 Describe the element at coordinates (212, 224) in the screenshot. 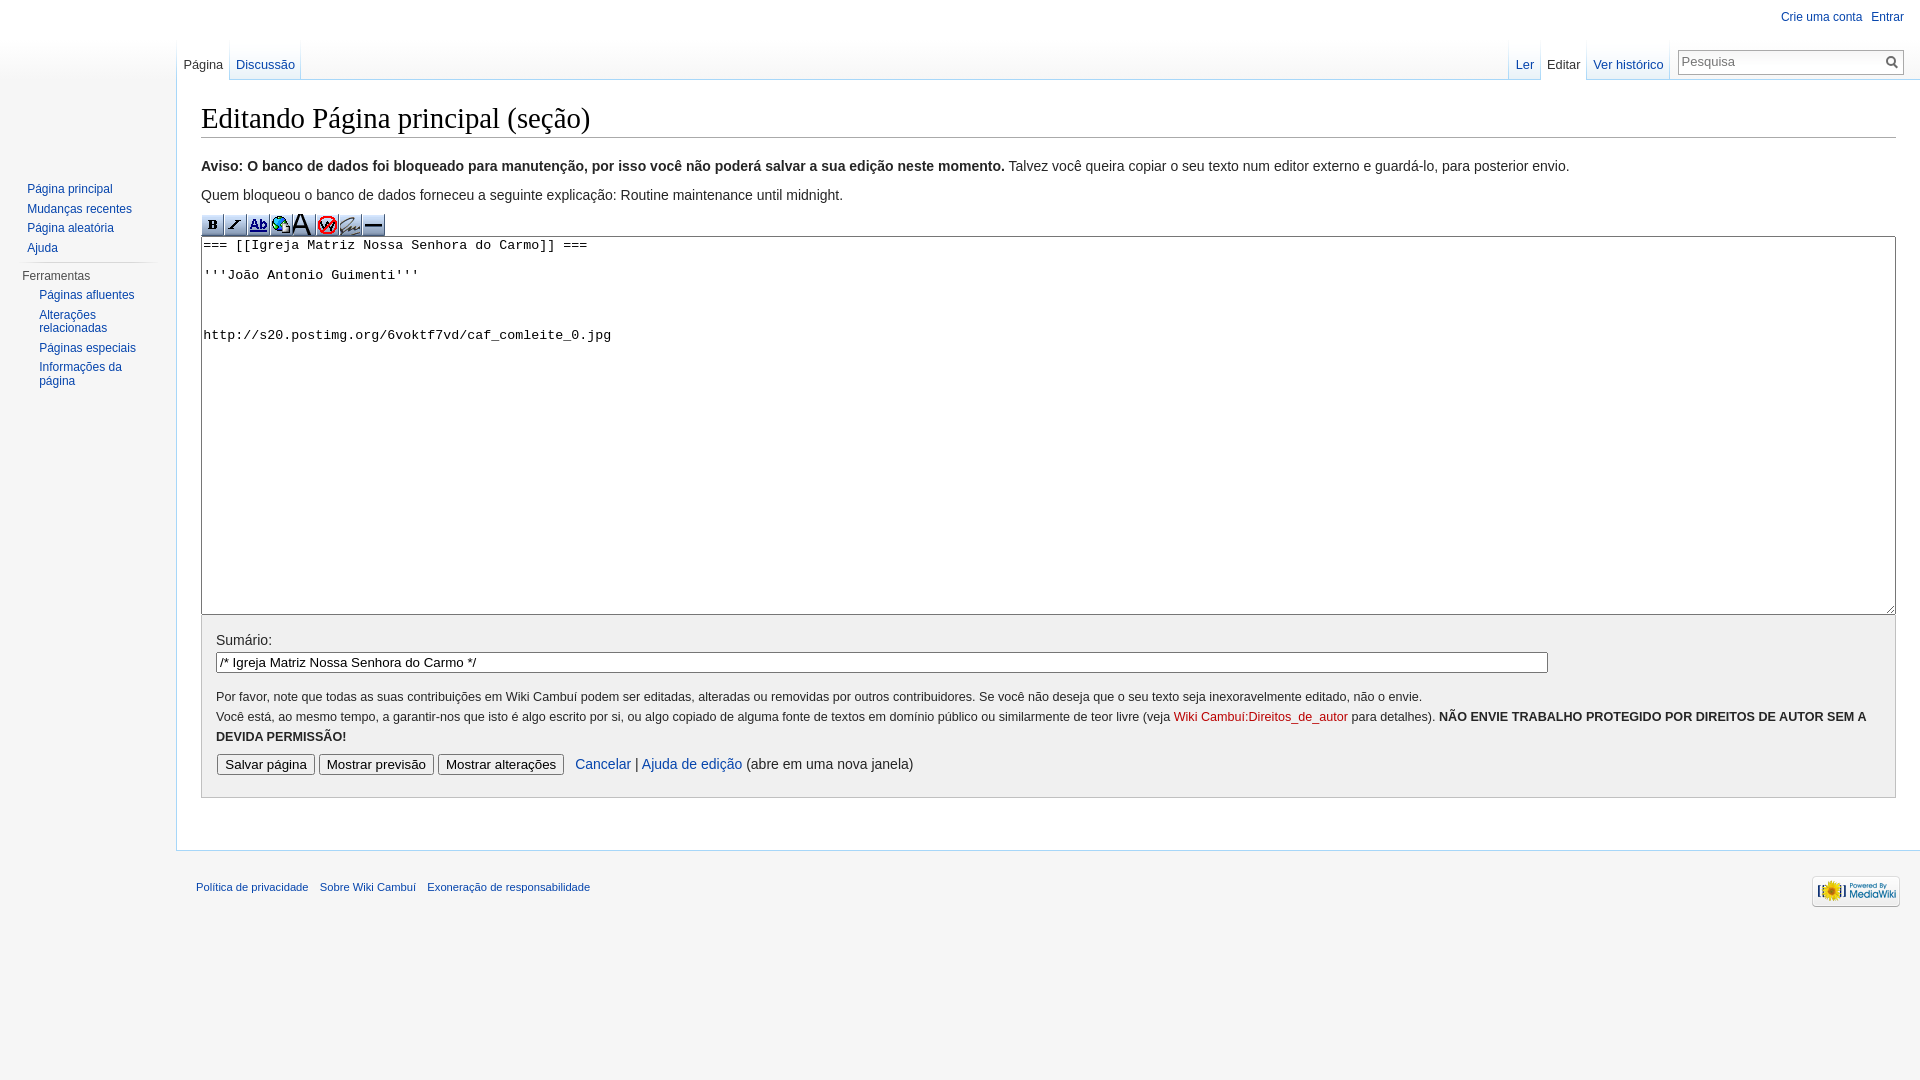

I see `'Texto em negrito'` at that location.